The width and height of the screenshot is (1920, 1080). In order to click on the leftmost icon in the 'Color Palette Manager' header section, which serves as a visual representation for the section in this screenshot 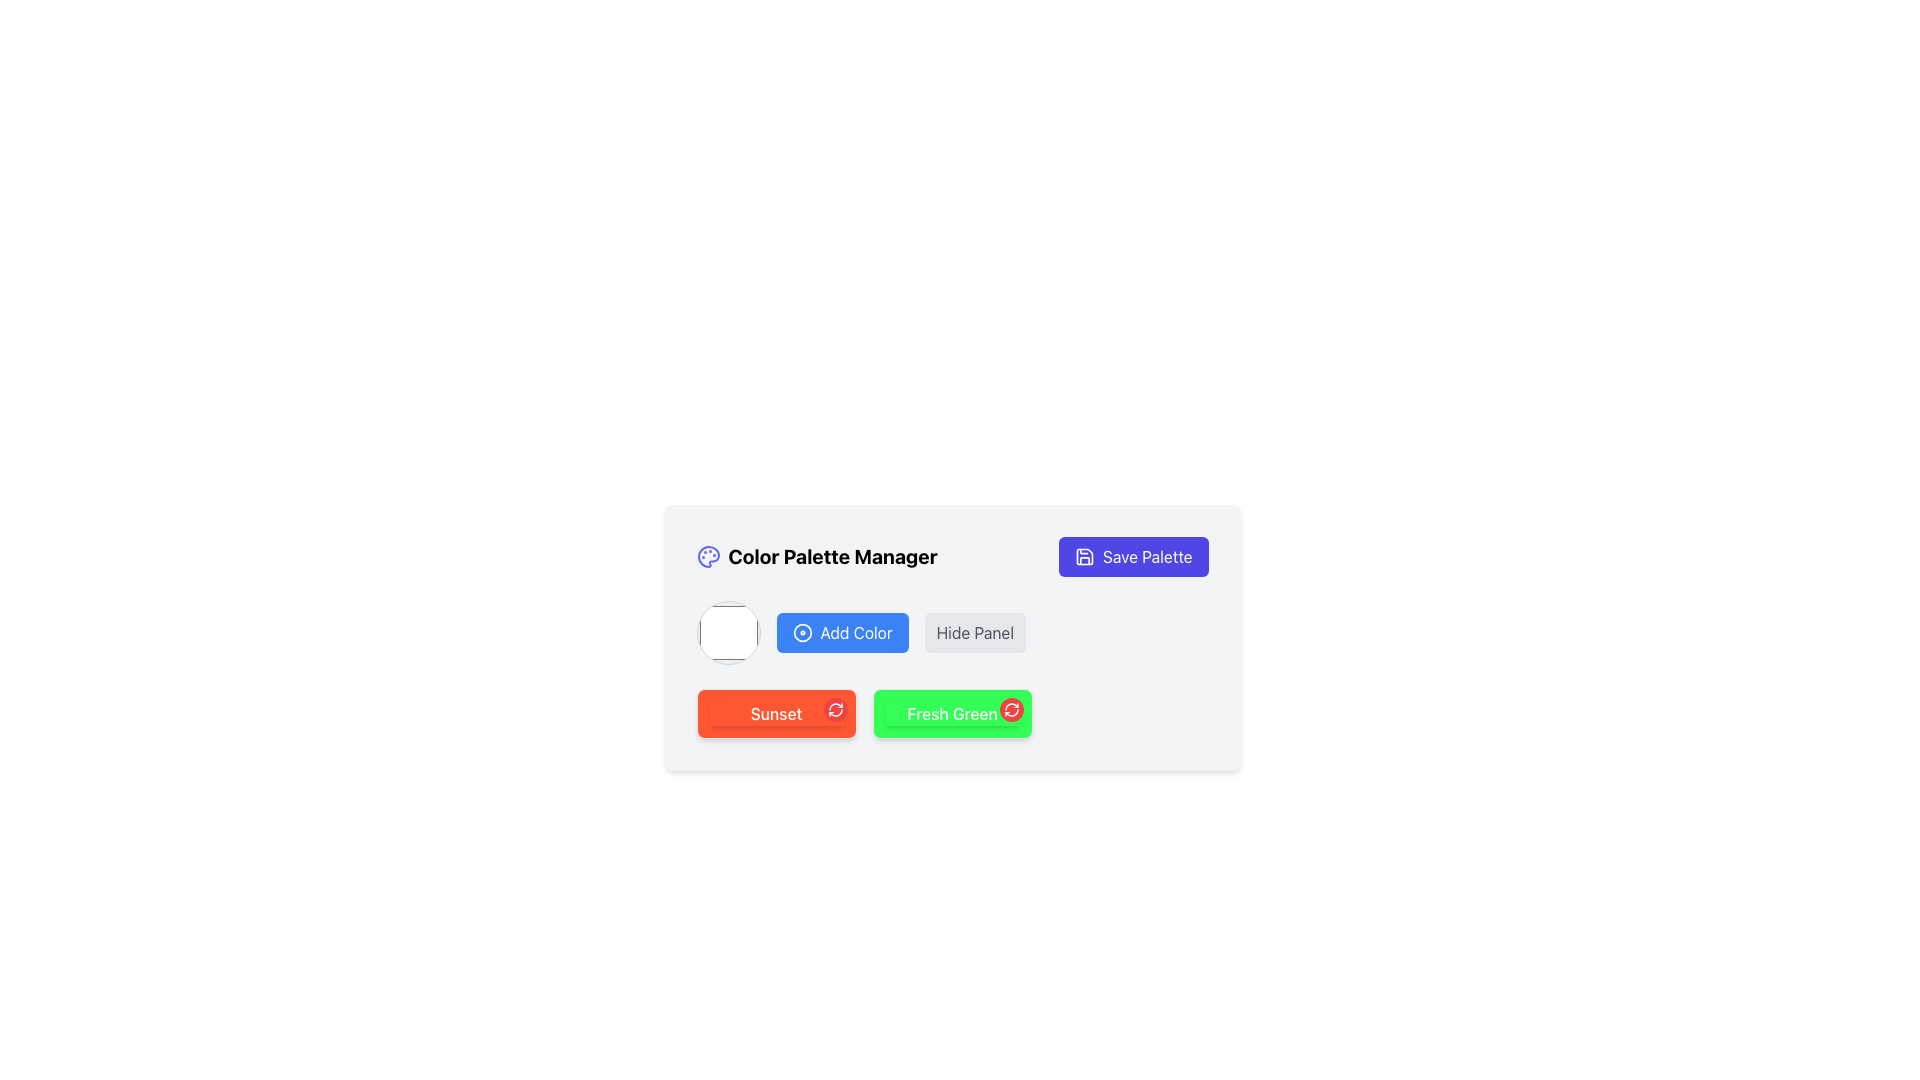, I will do `click(708, 556)`.